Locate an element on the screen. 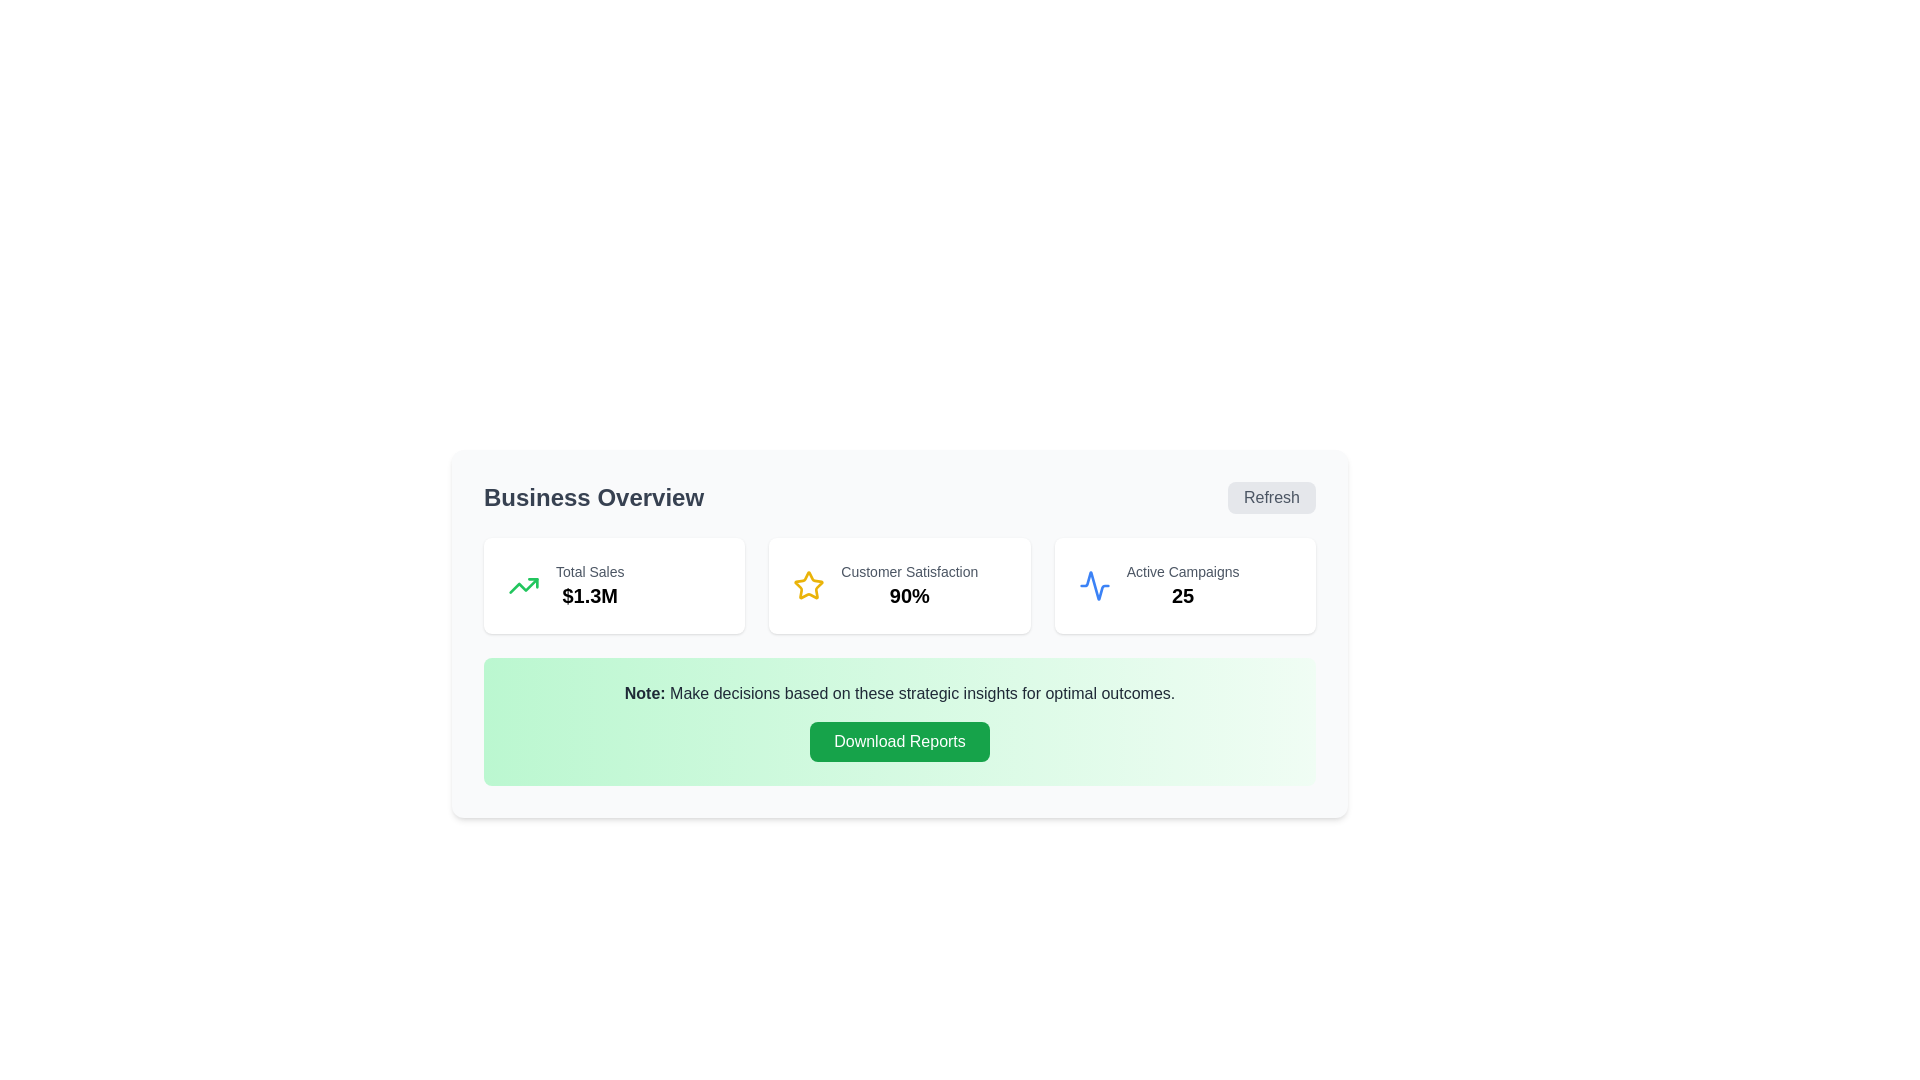 This screenshot has height=1080, width=1920. the graphic represented by the green upward trending arrow icon located at the top-left corner inside the 'Total Sales $1.3M' card is located at coordinates (523, 585).